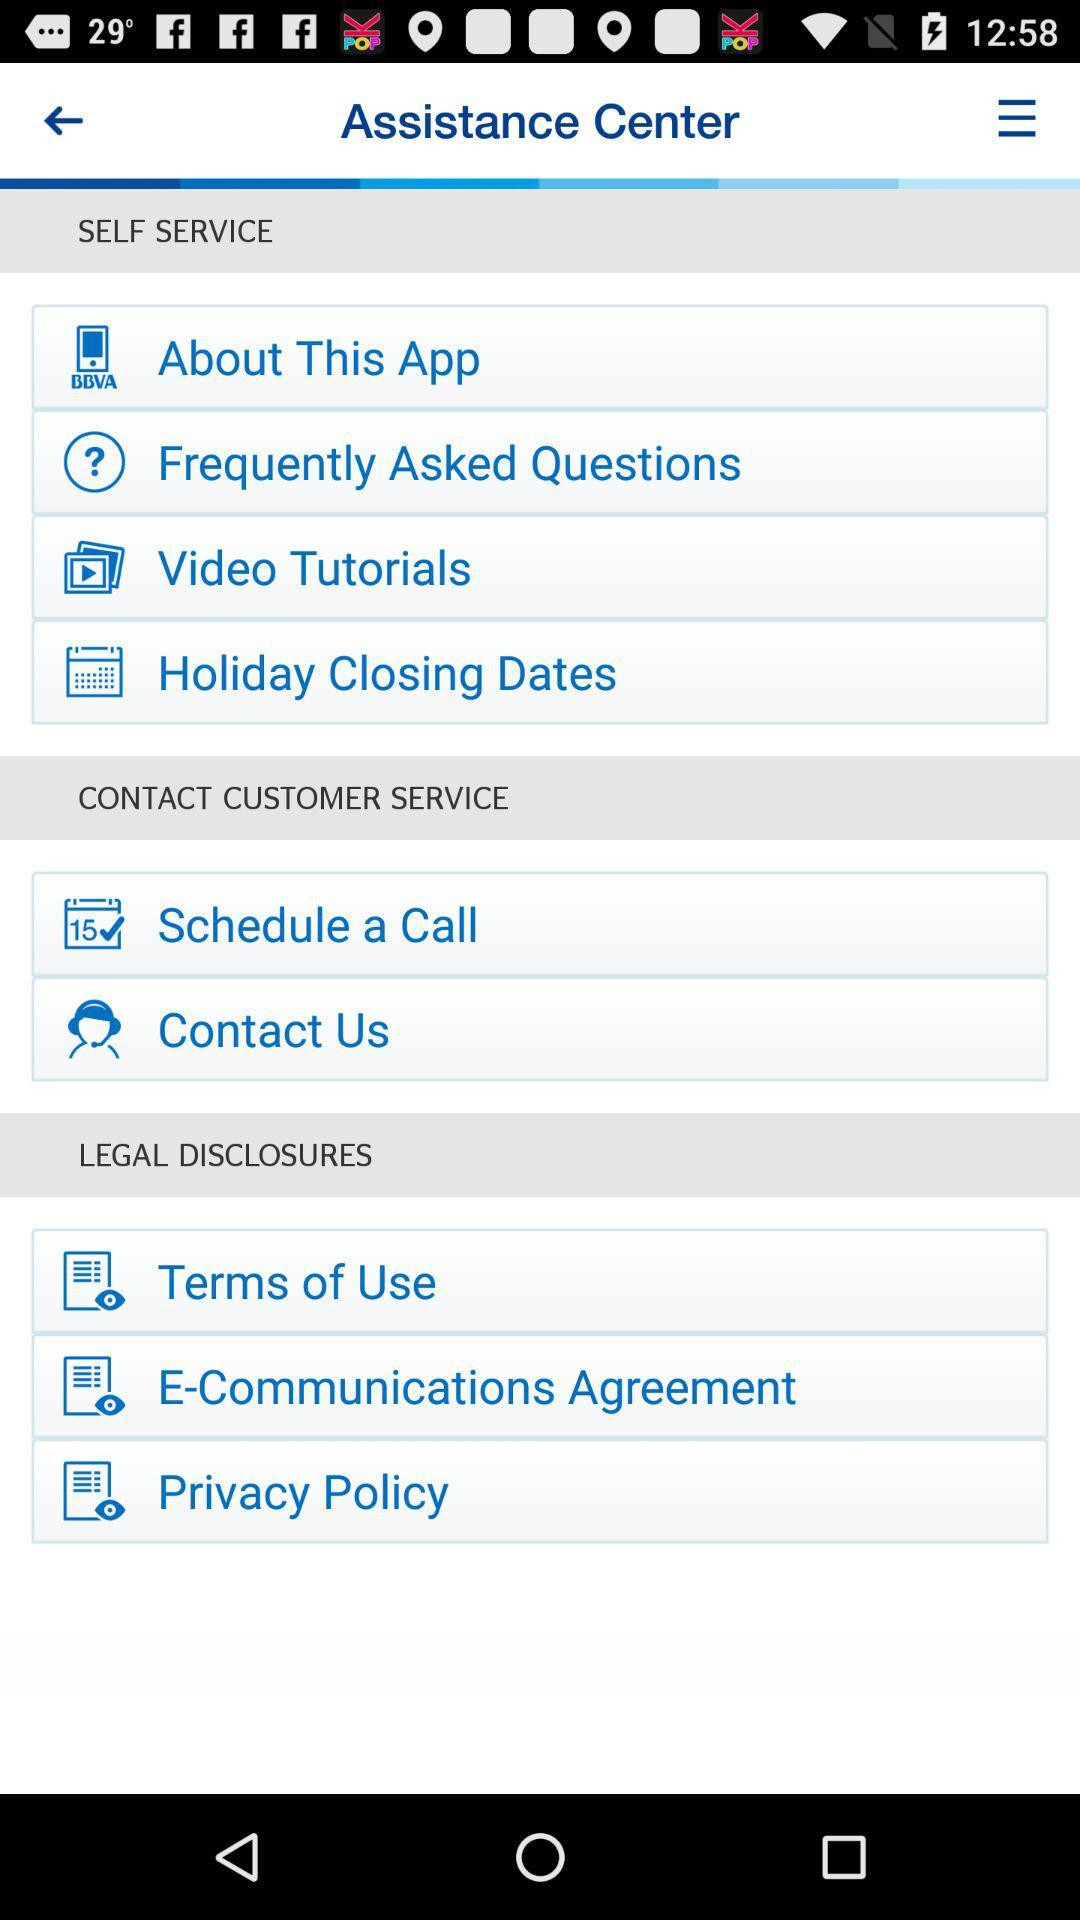 The width and height of the screenshot is (1080, 1920). Describe the element at coordinates (540, 1281) in the screenshot. I see `item above e-communications agreement` at that location.